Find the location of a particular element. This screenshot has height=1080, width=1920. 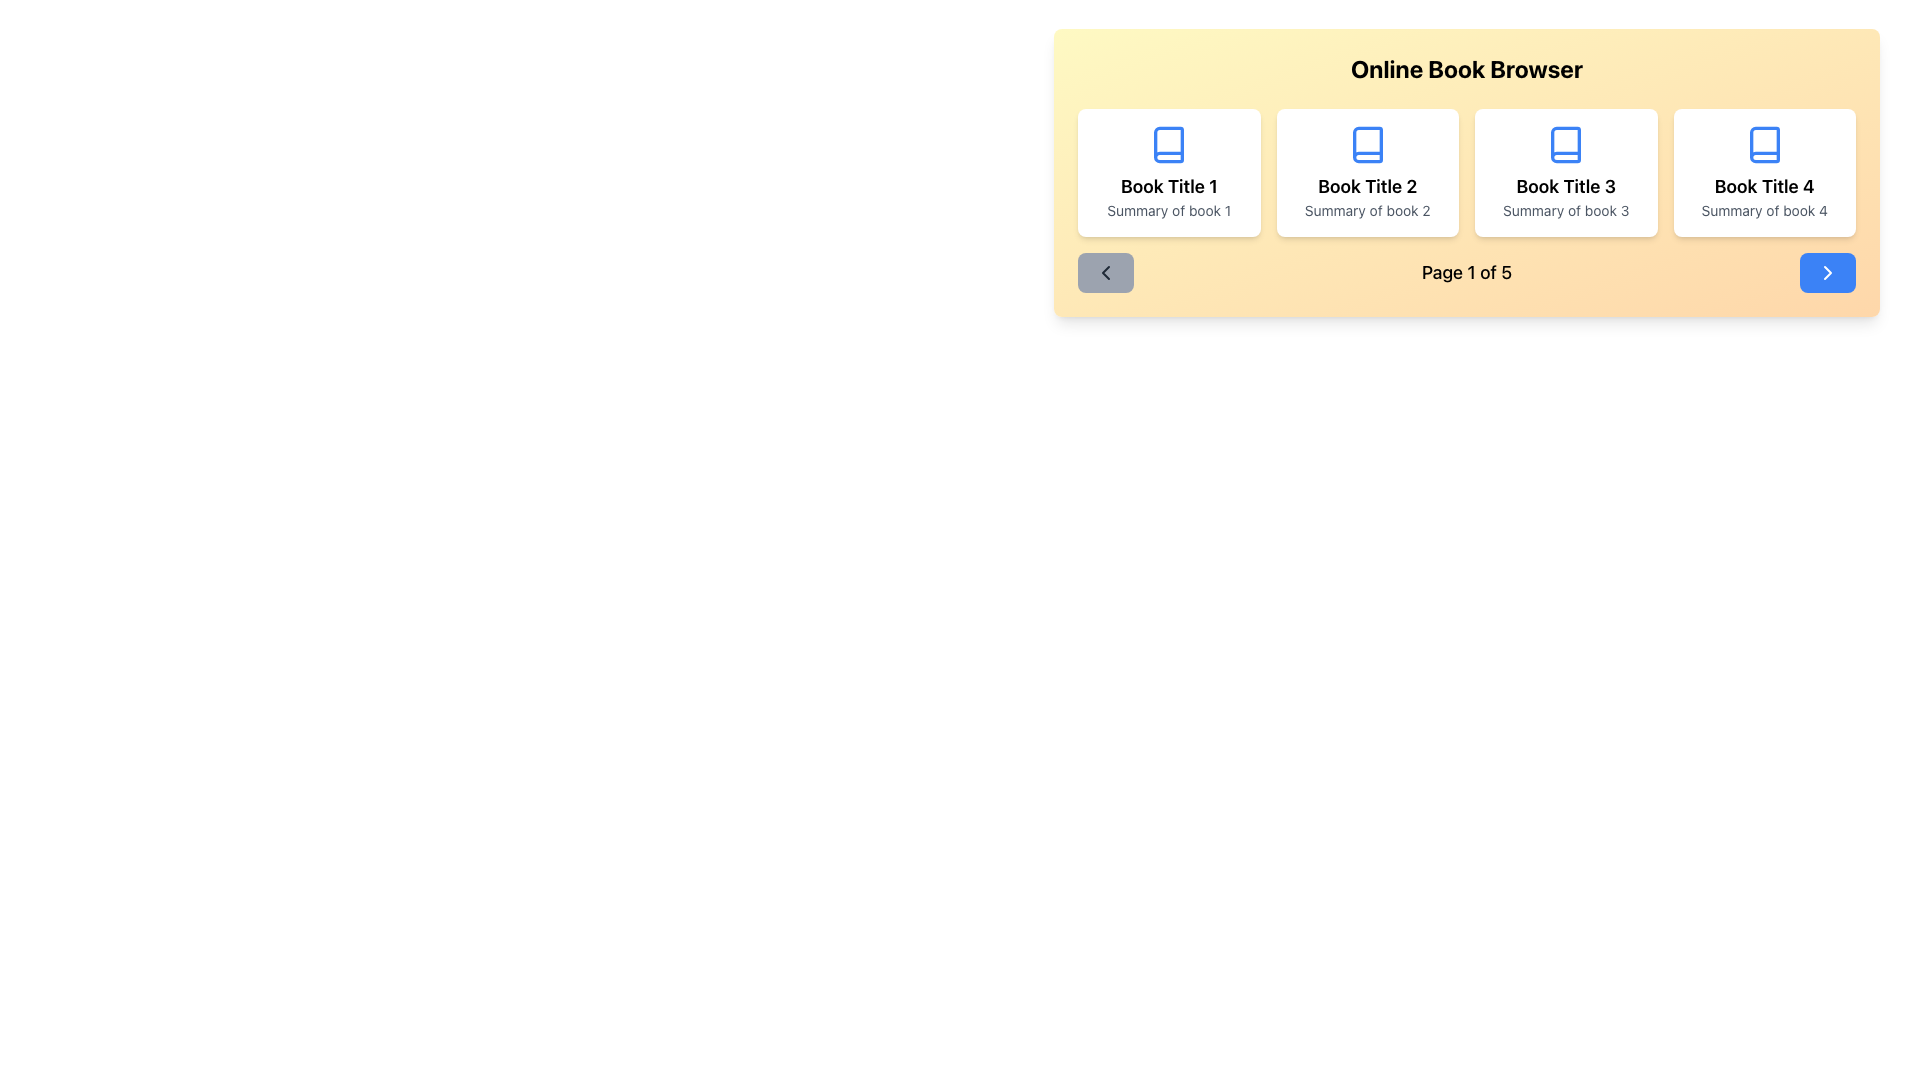

the text element providing a summary for 'Book Title 4', located in the far-right card of a horizontal row of four cards, positioned below the title is located at coordinates (1764, 211).